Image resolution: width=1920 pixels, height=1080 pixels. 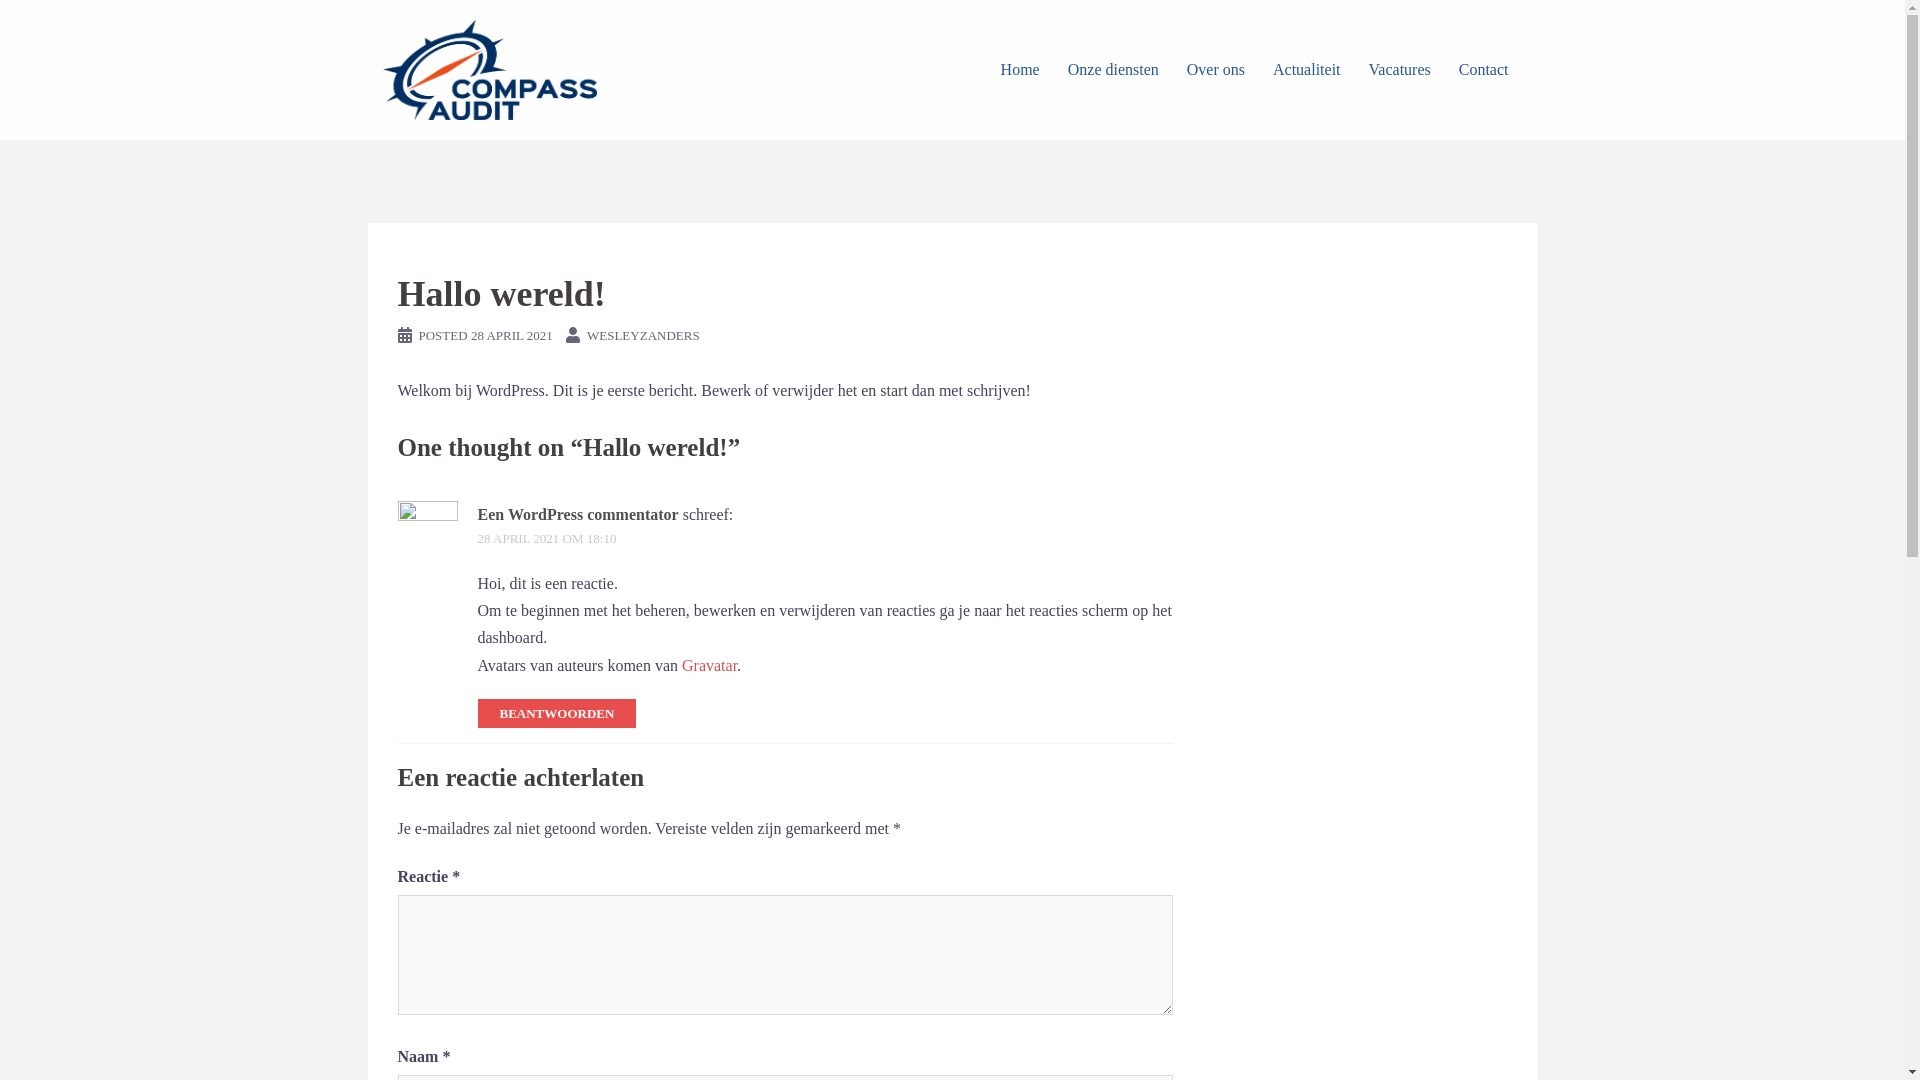 What do you see at coordinates (547, 537) in the screenshot?
I see `'28 APRIL 2021 OM 18:10'` at bounding box center [547, 537].